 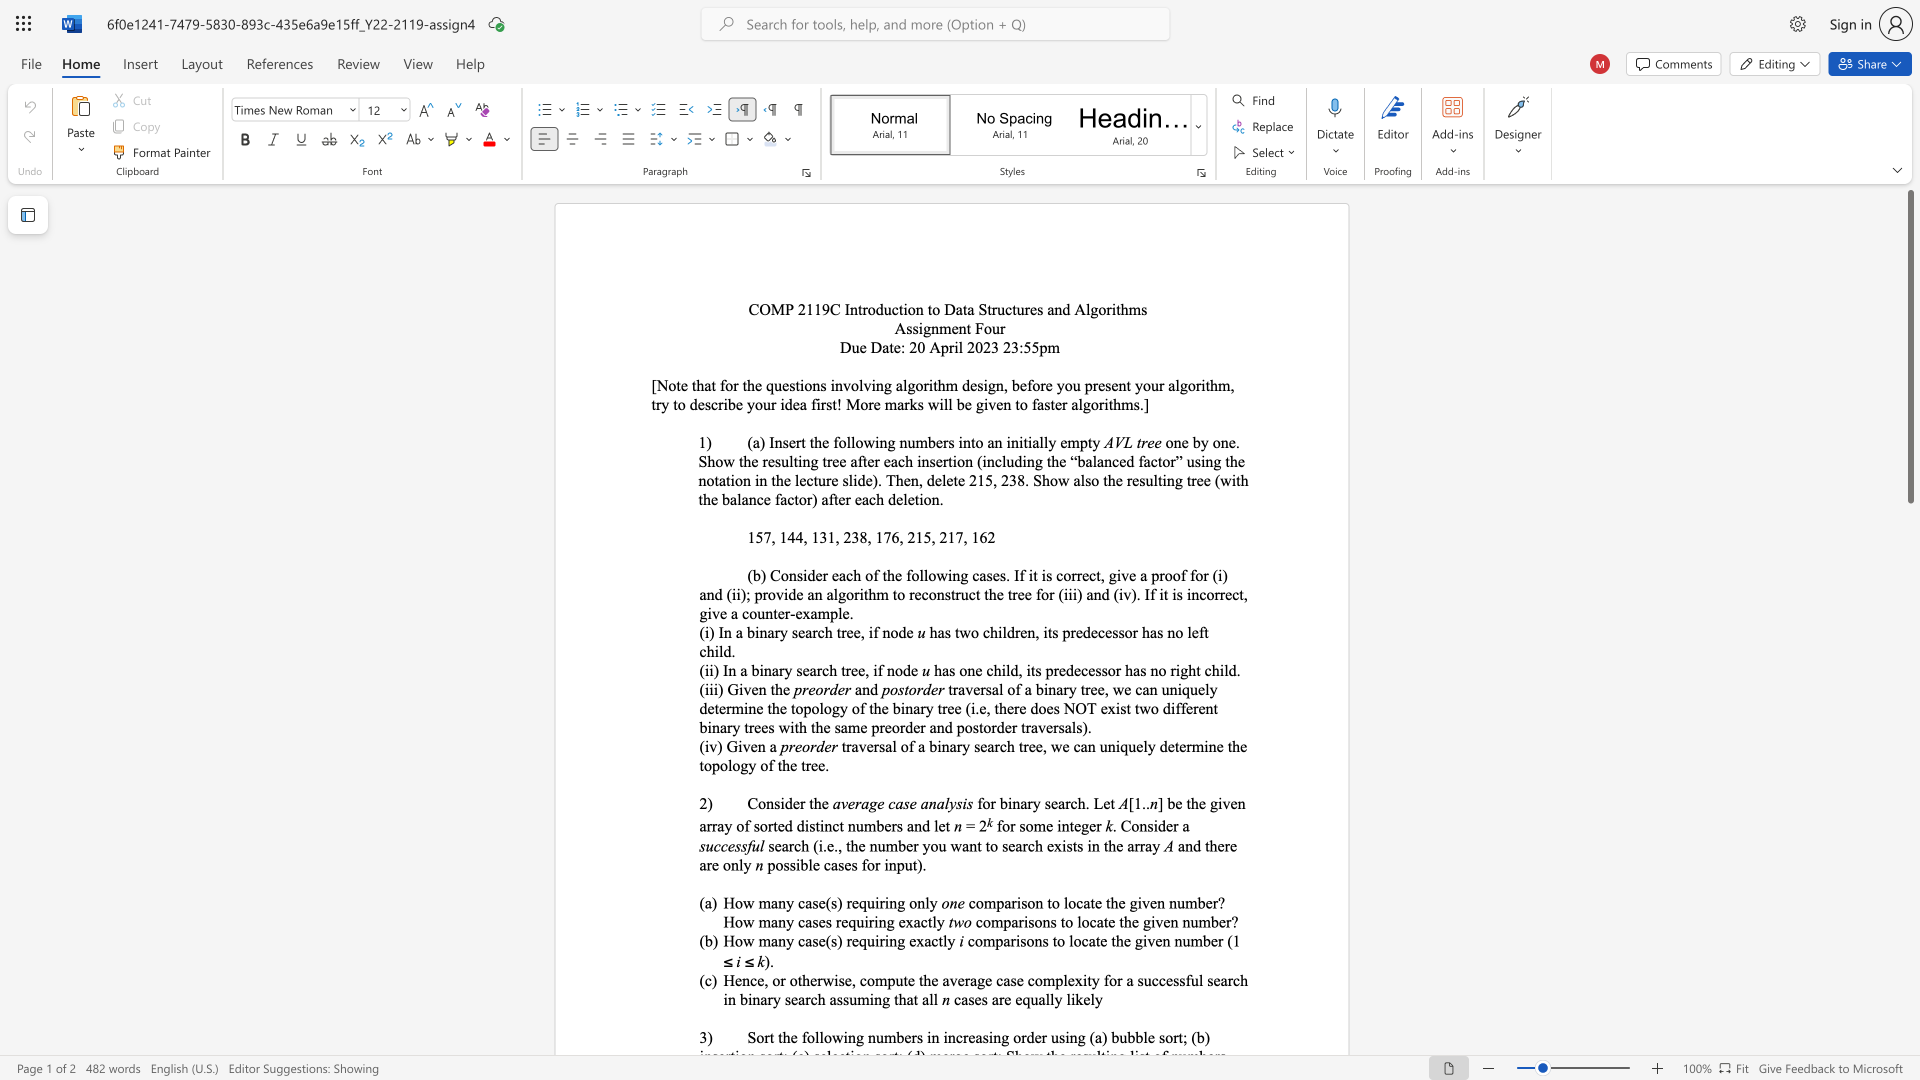 I want to click on the 1th character "d" in the text, so click(x=787, y=802).